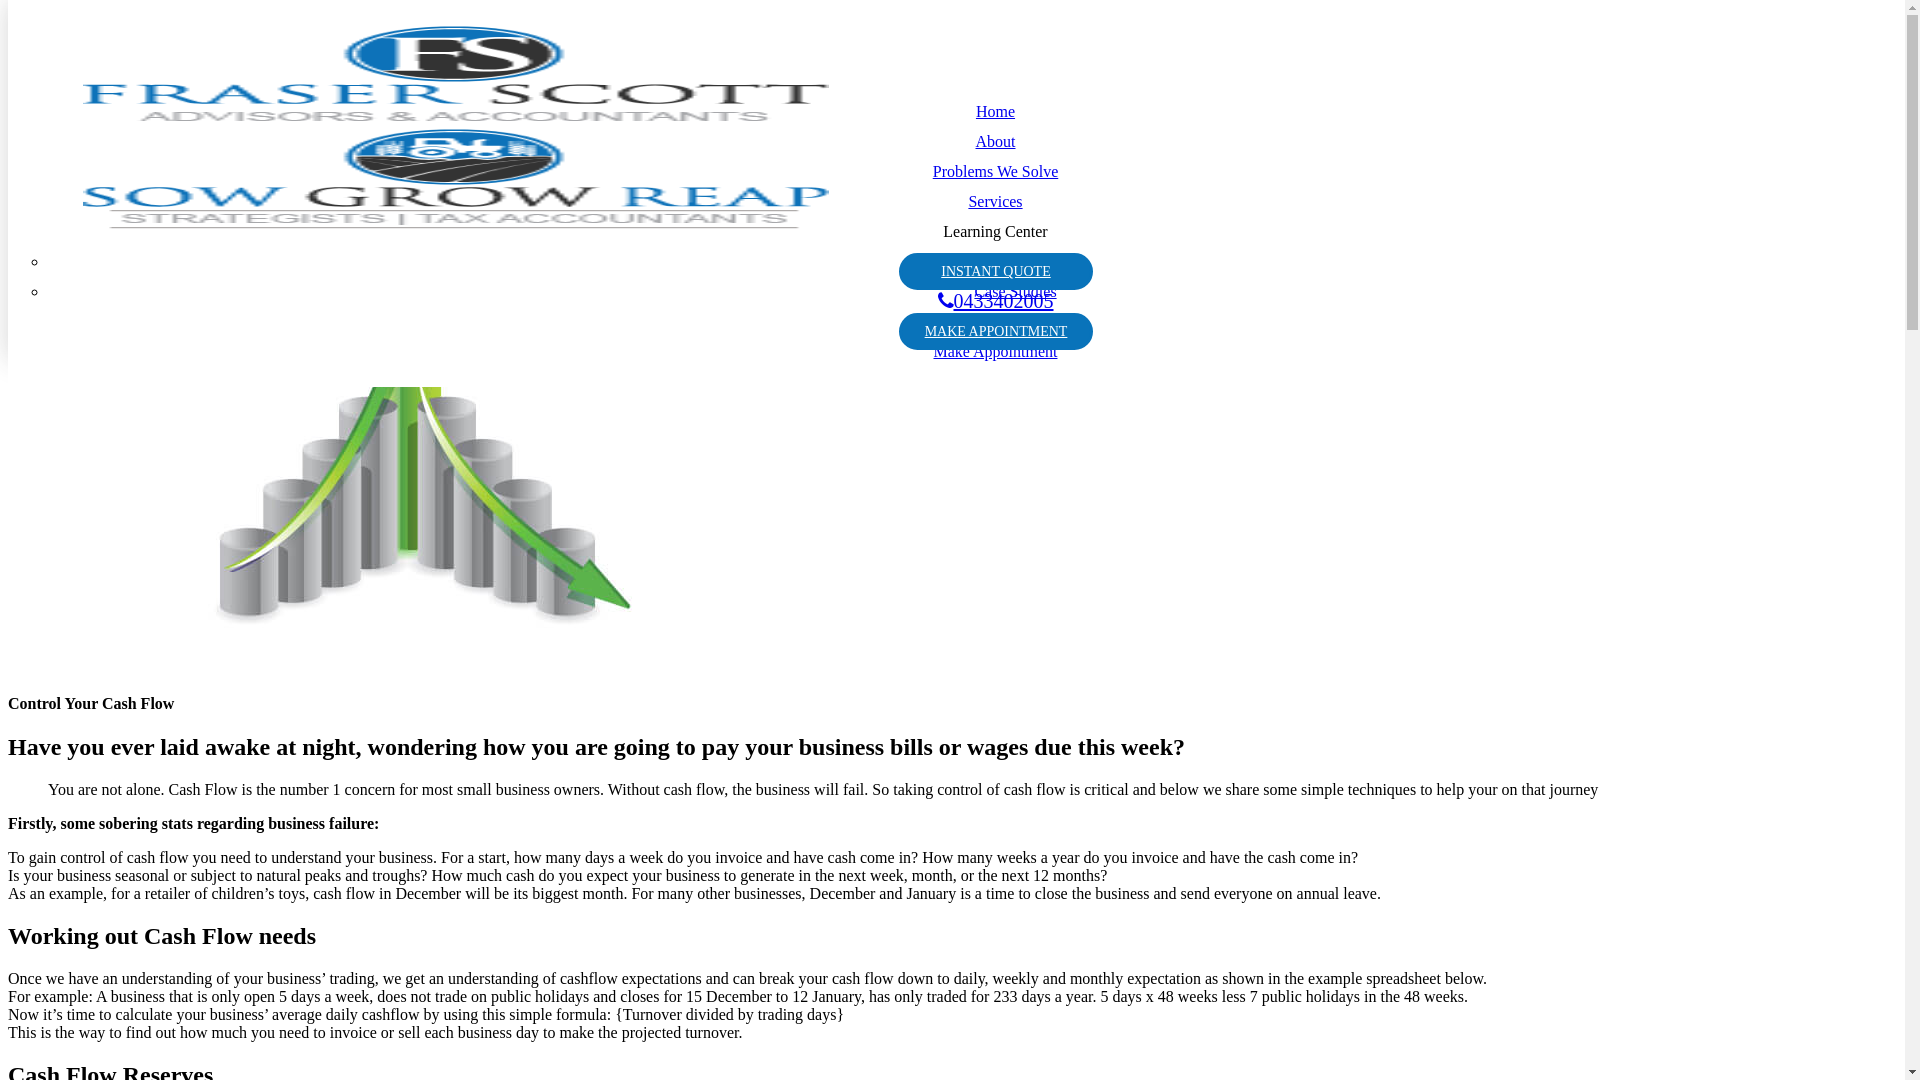 The width and height of the screenshot is (1920, 1080). I want to click on '0433402005', so click(936, 300).